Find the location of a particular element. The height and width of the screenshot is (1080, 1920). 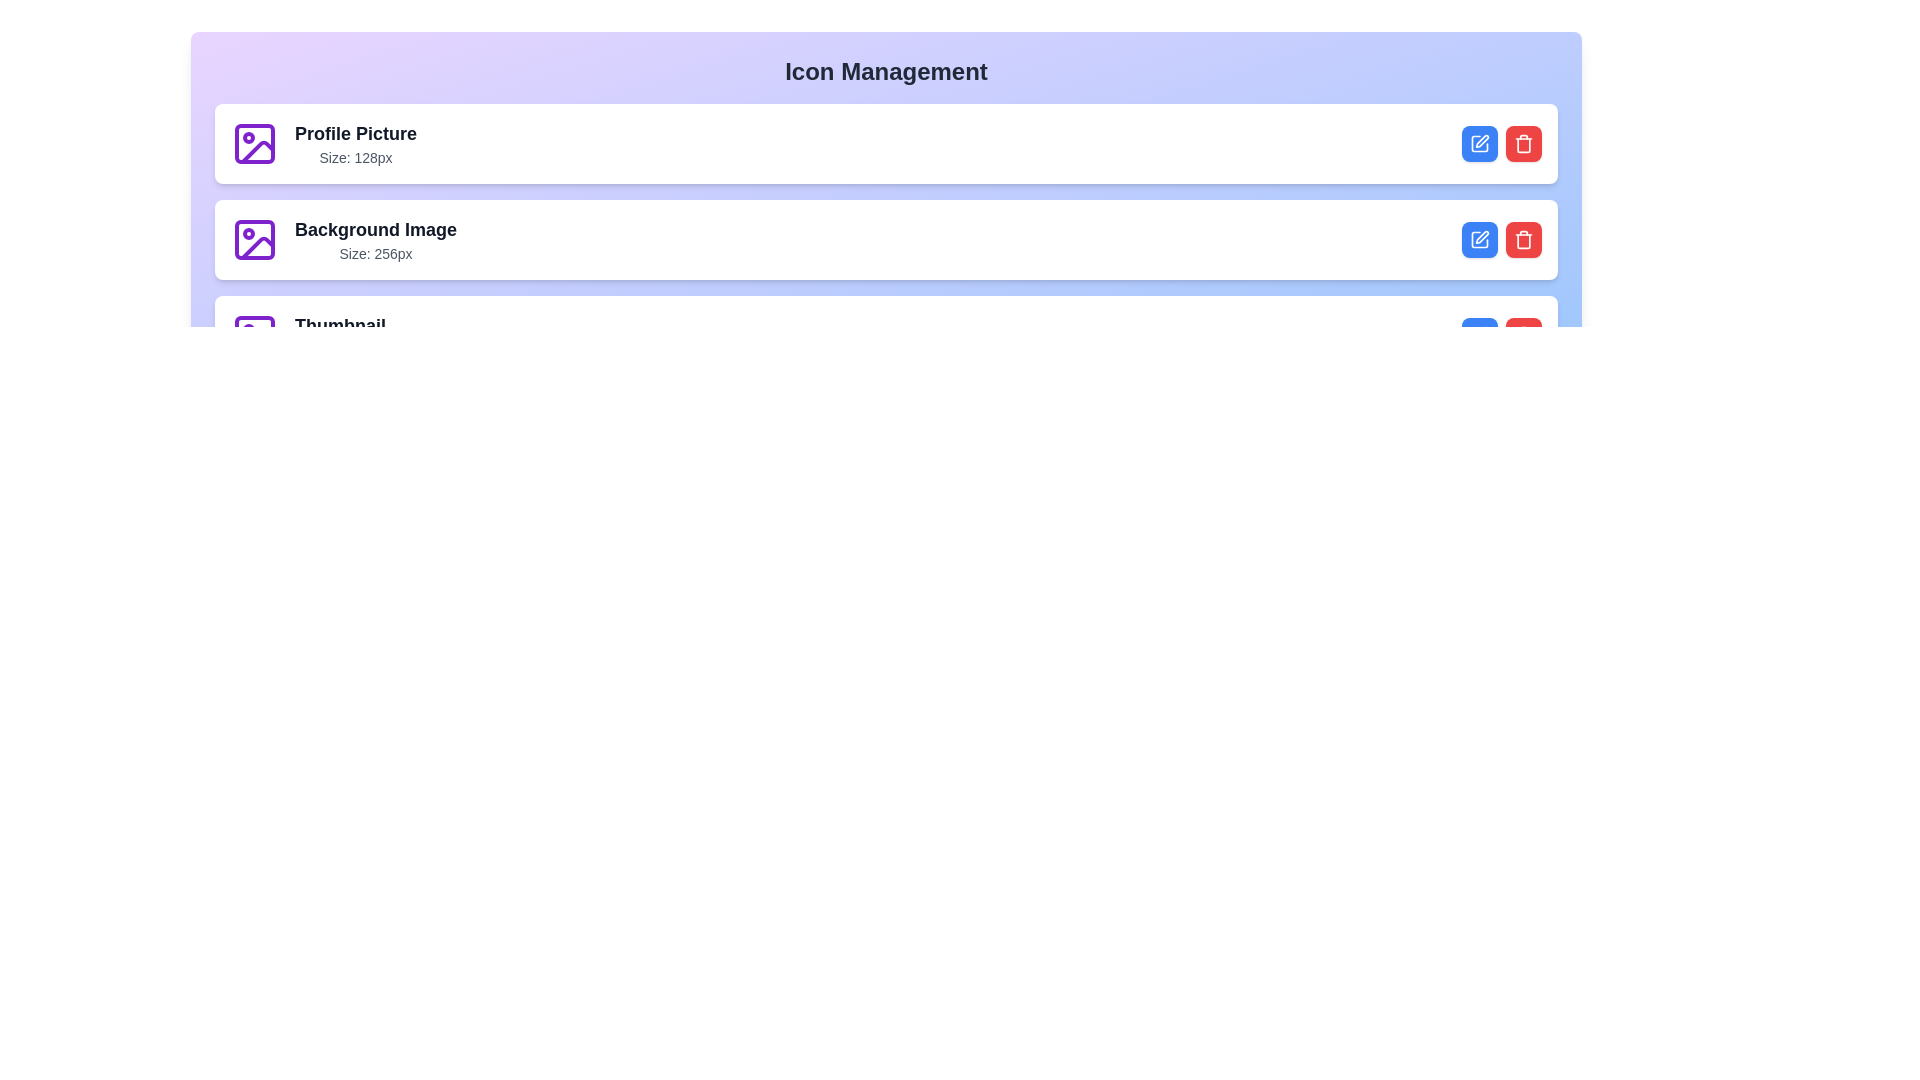

the first button in the group located at the right end of the 'Background Image' entry is located at coordinates (1479, 238).